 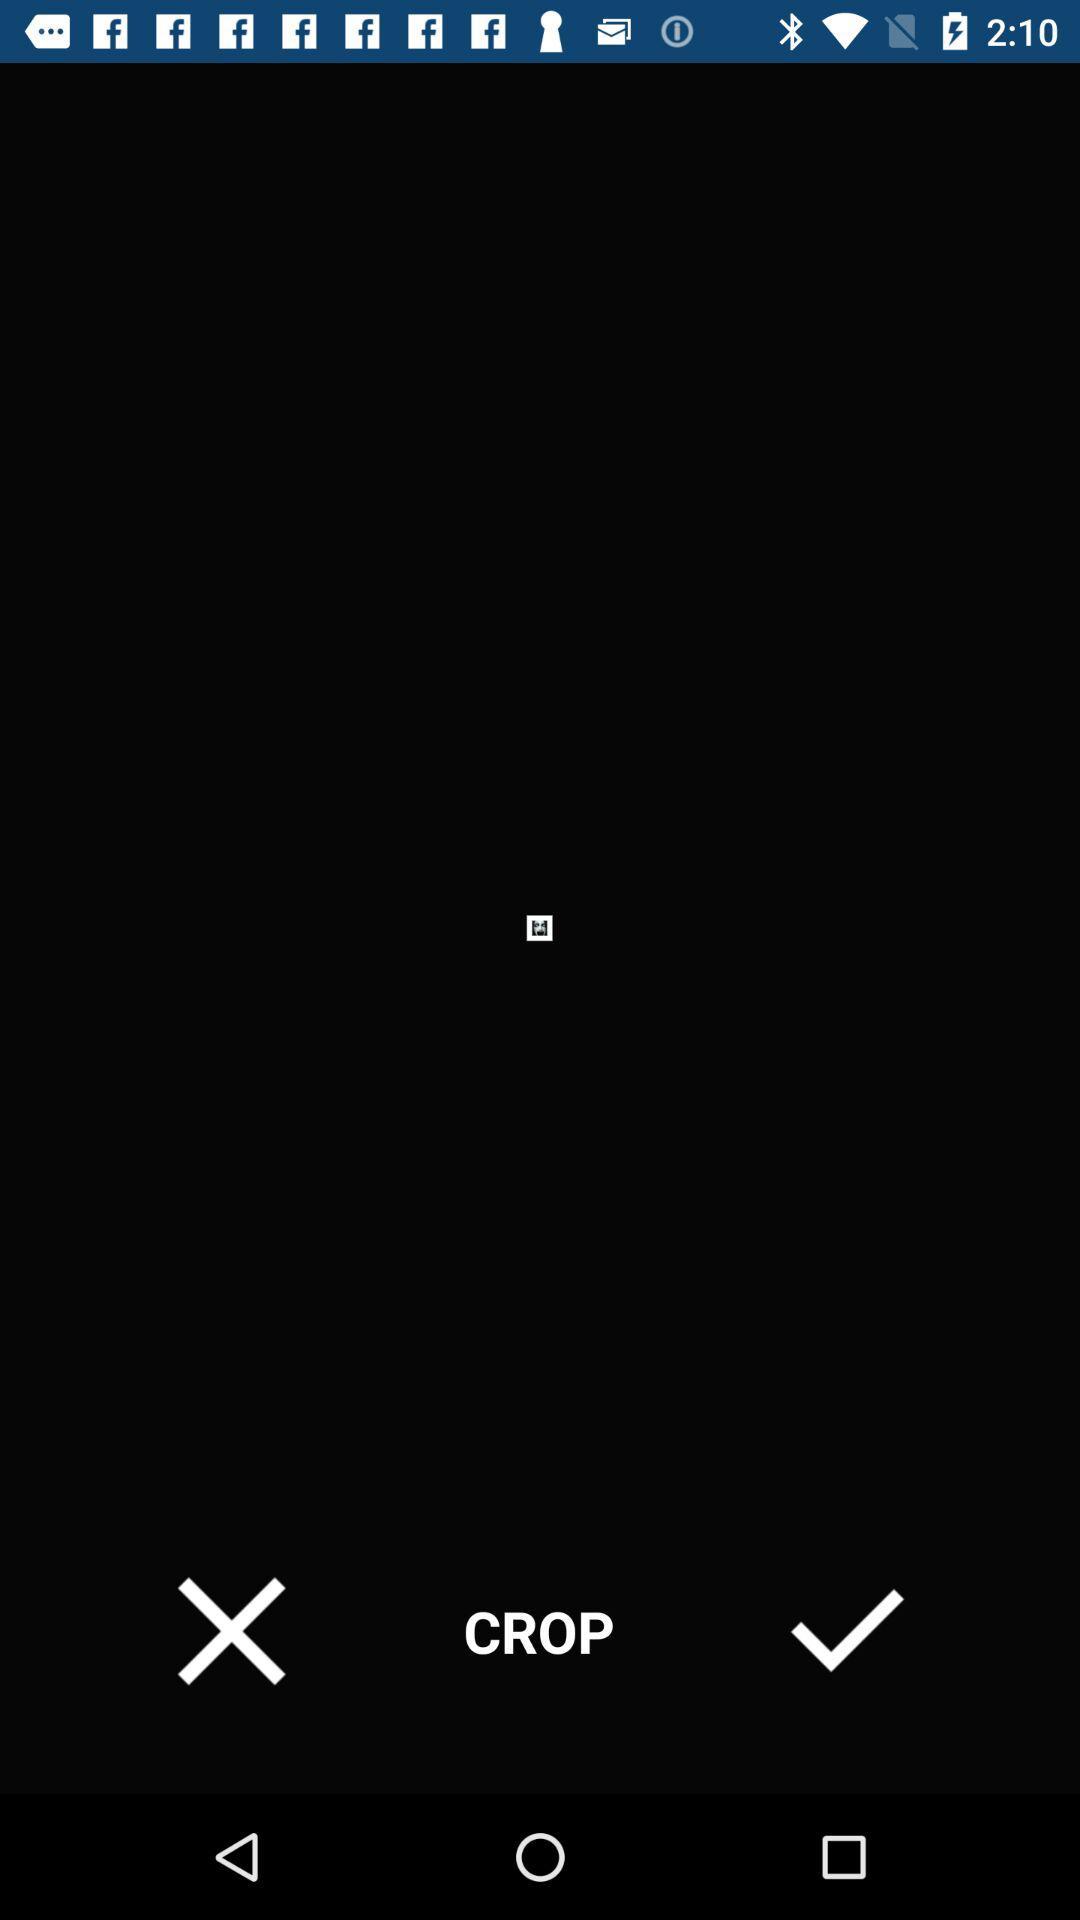 What do you see at coordinates (230, 1631) in the screenshot?
I see `the icon next to crop item` at bounding box center [230, 1631].